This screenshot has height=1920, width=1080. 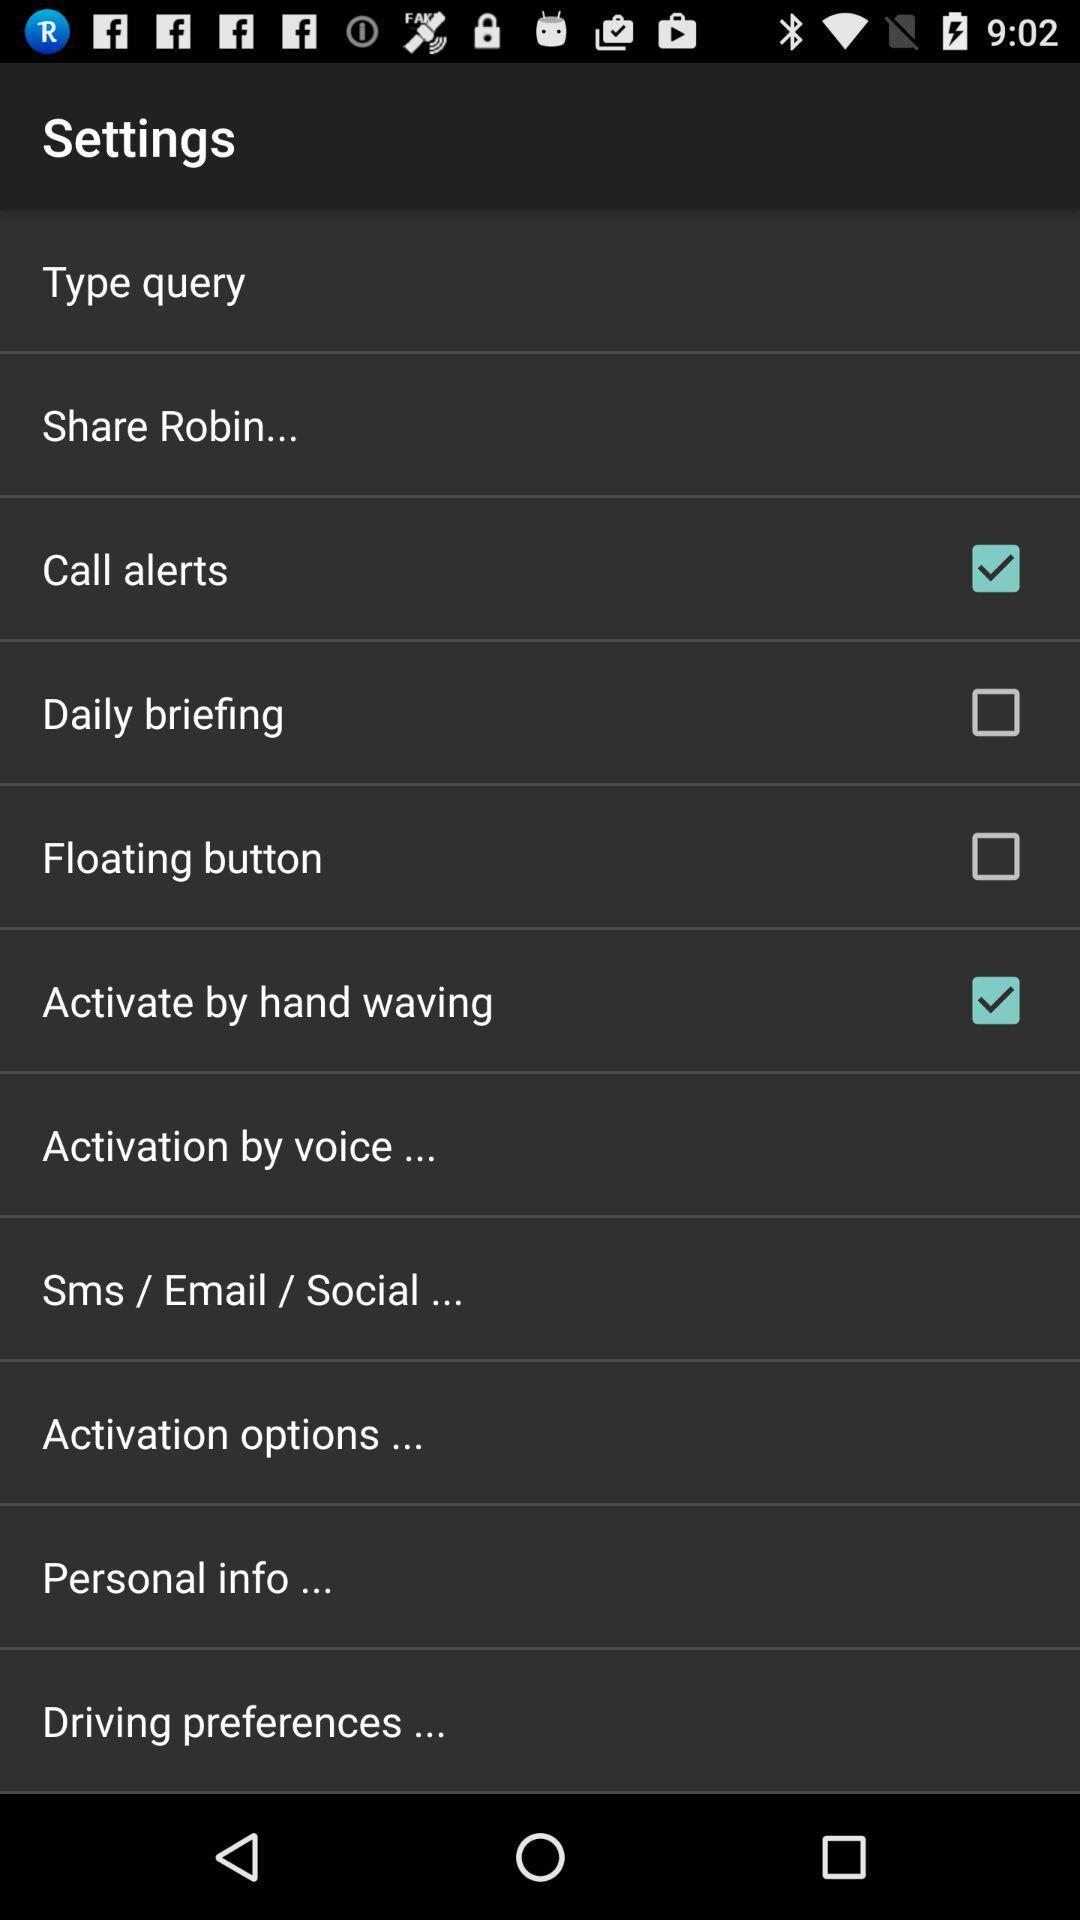 I want to click on item below the personal info ... item, so click(x=243, y=1719).